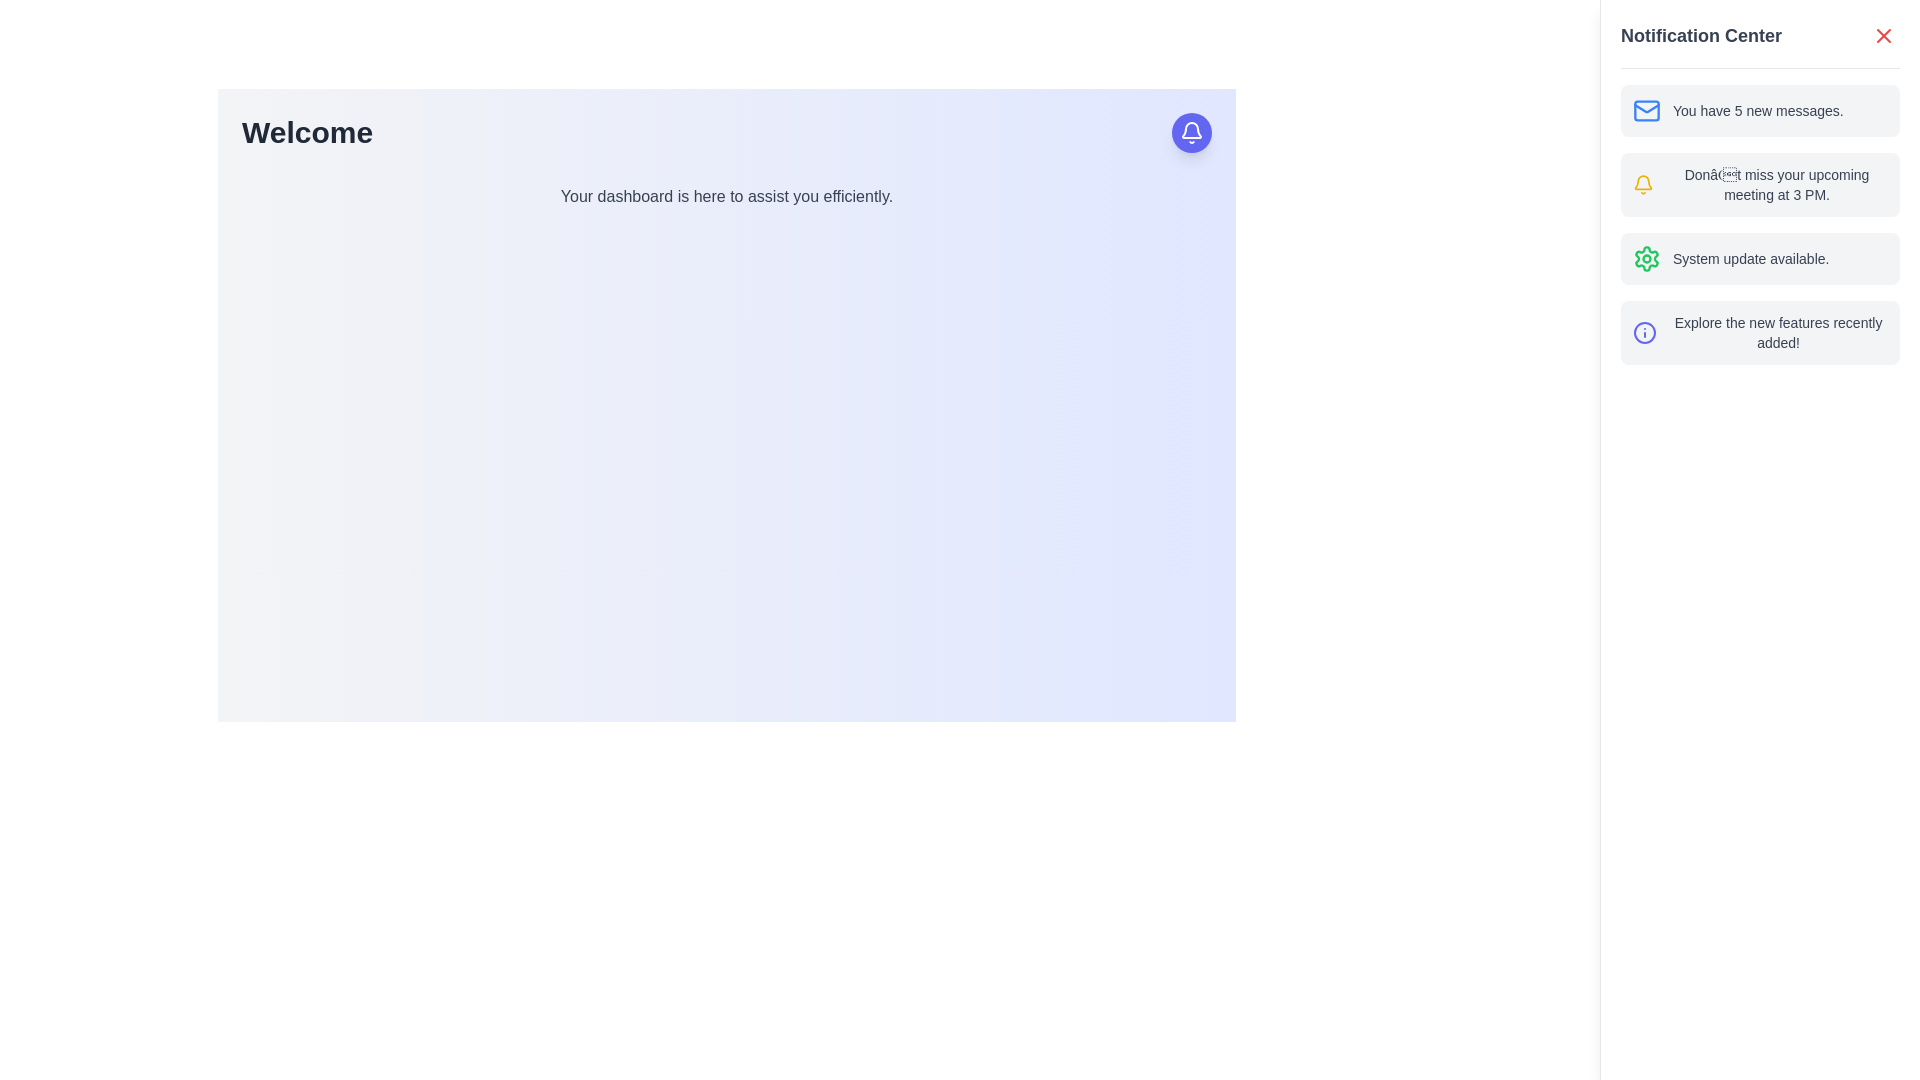  I want to click on the text label that displays 'Your dashboard is here to assist you efficiently.' which is styled in gray and positioned below the bold text 'Welcome', so click(725, 196).